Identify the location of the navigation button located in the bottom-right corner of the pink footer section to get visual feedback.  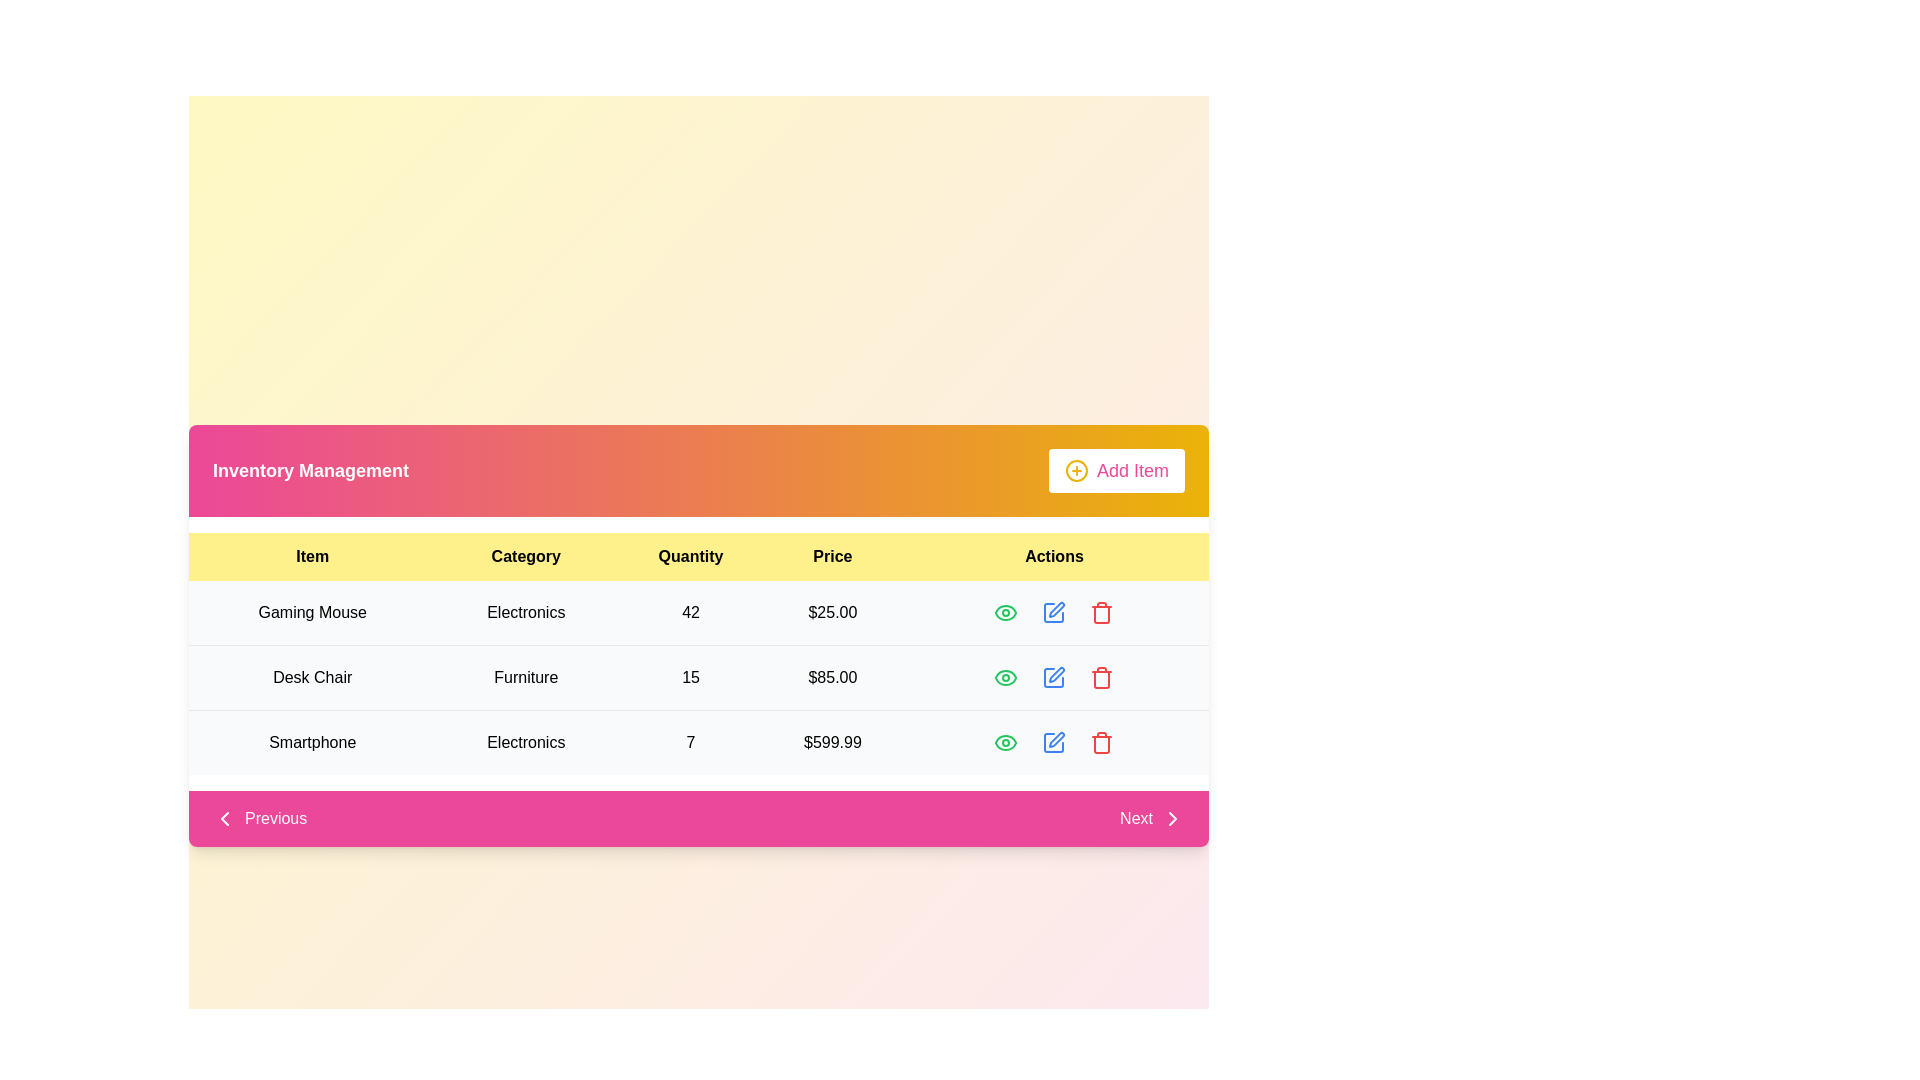
(1152, 818).